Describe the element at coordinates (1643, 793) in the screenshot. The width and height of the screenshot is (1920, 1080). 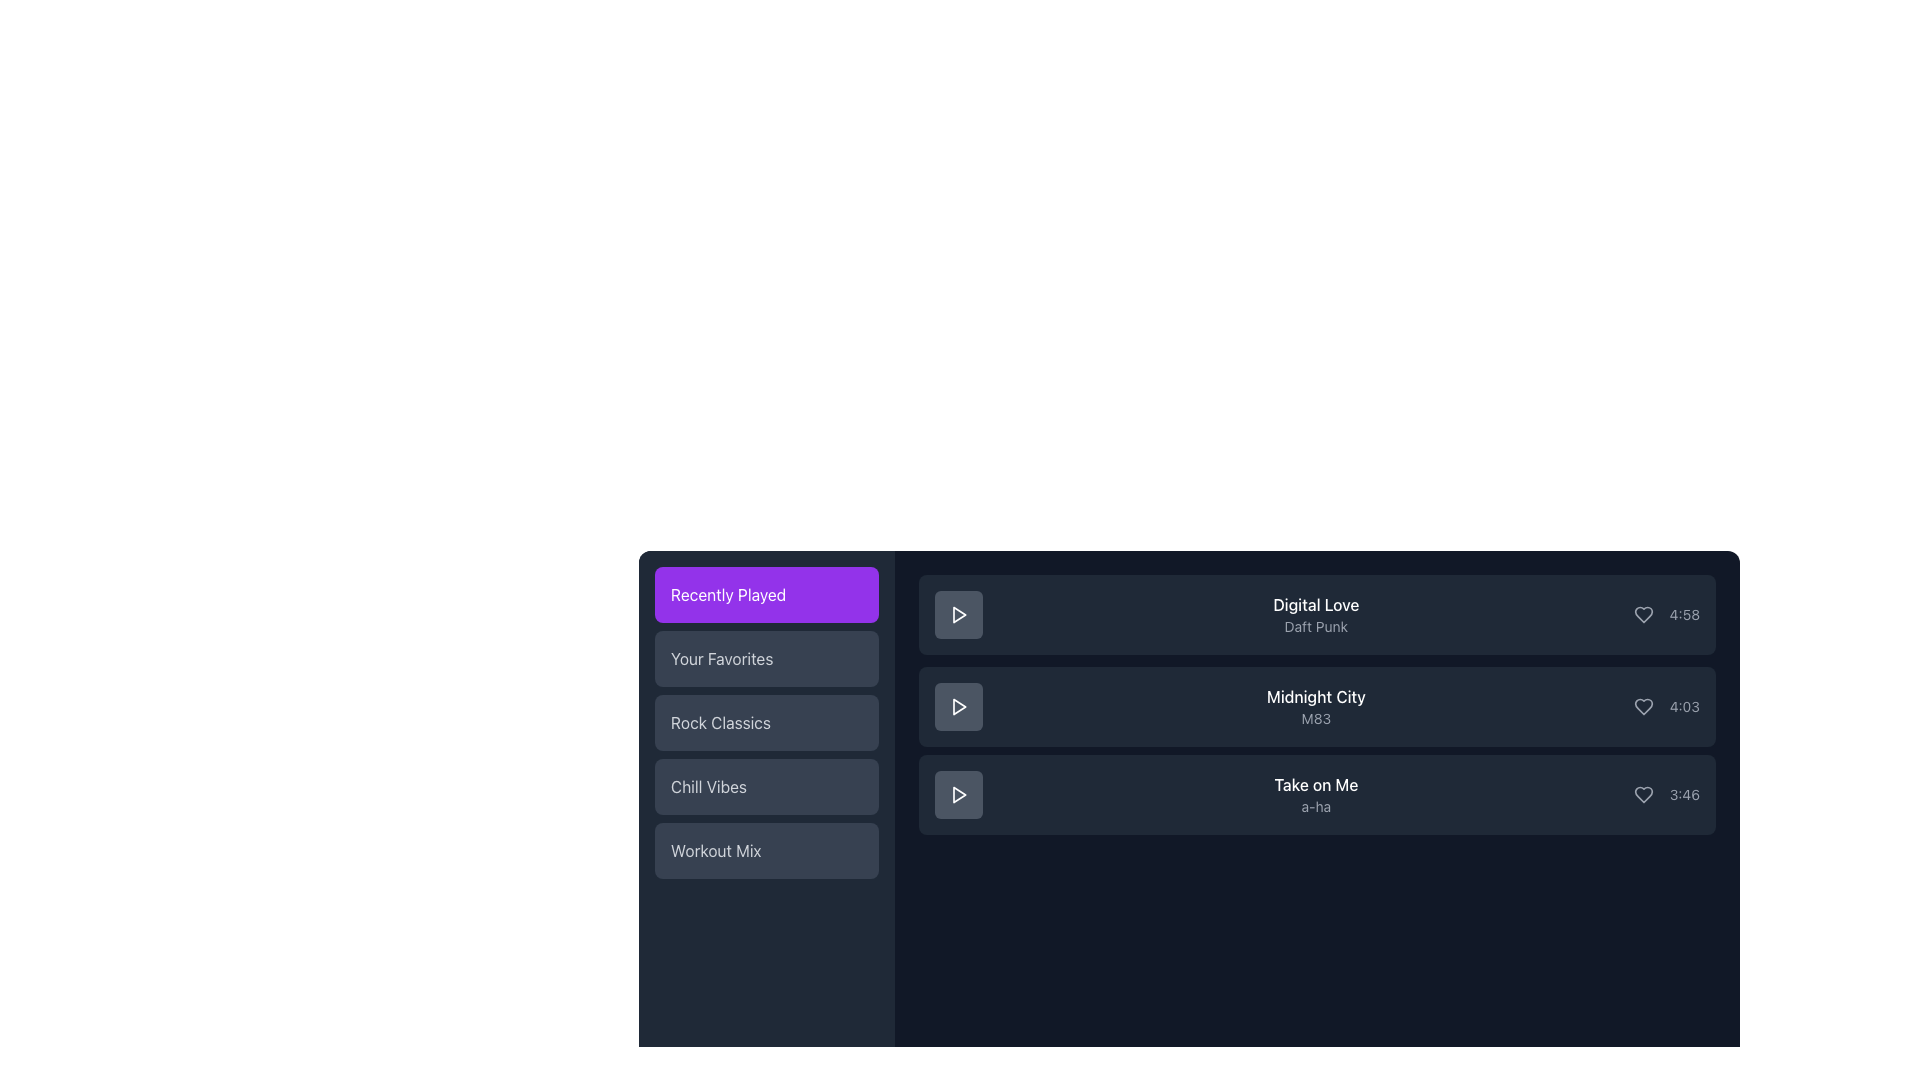
I see `the heart-shaped icon associated with the song 'Take on Me' located in the last row of the song list` at that location.